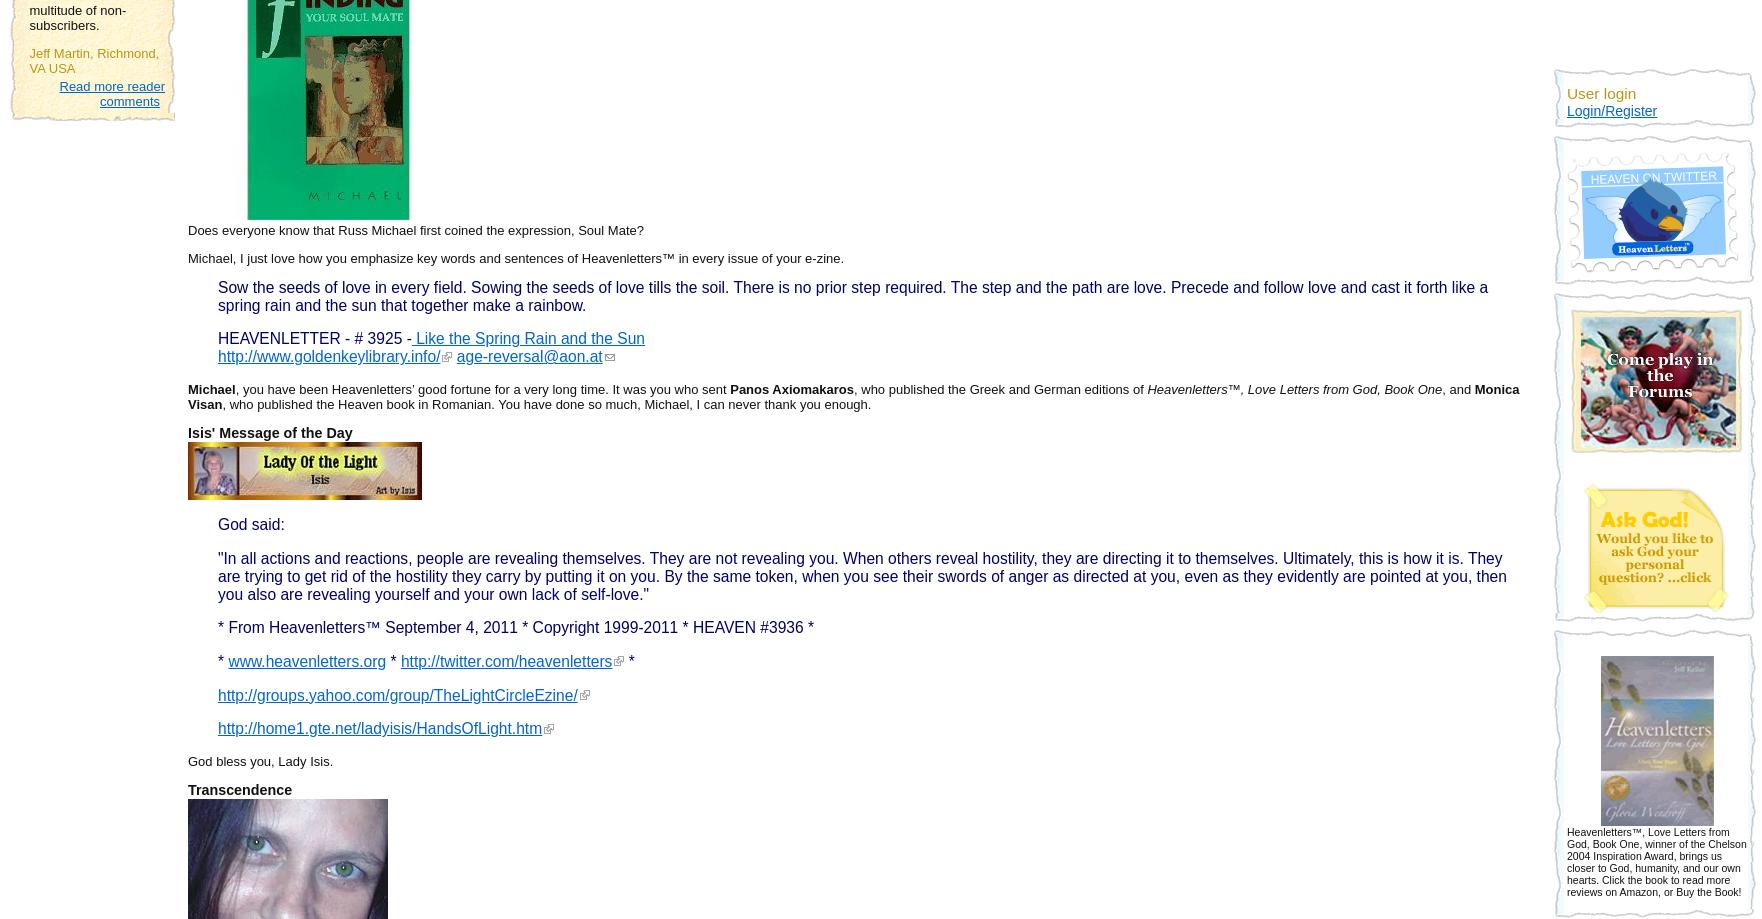 The image size is (1762, 919). What do you see at coordinates (1000, 388) in the screenshot?
I see `', who published the Greek and German editions of'` at bounding box center [1000, 388].